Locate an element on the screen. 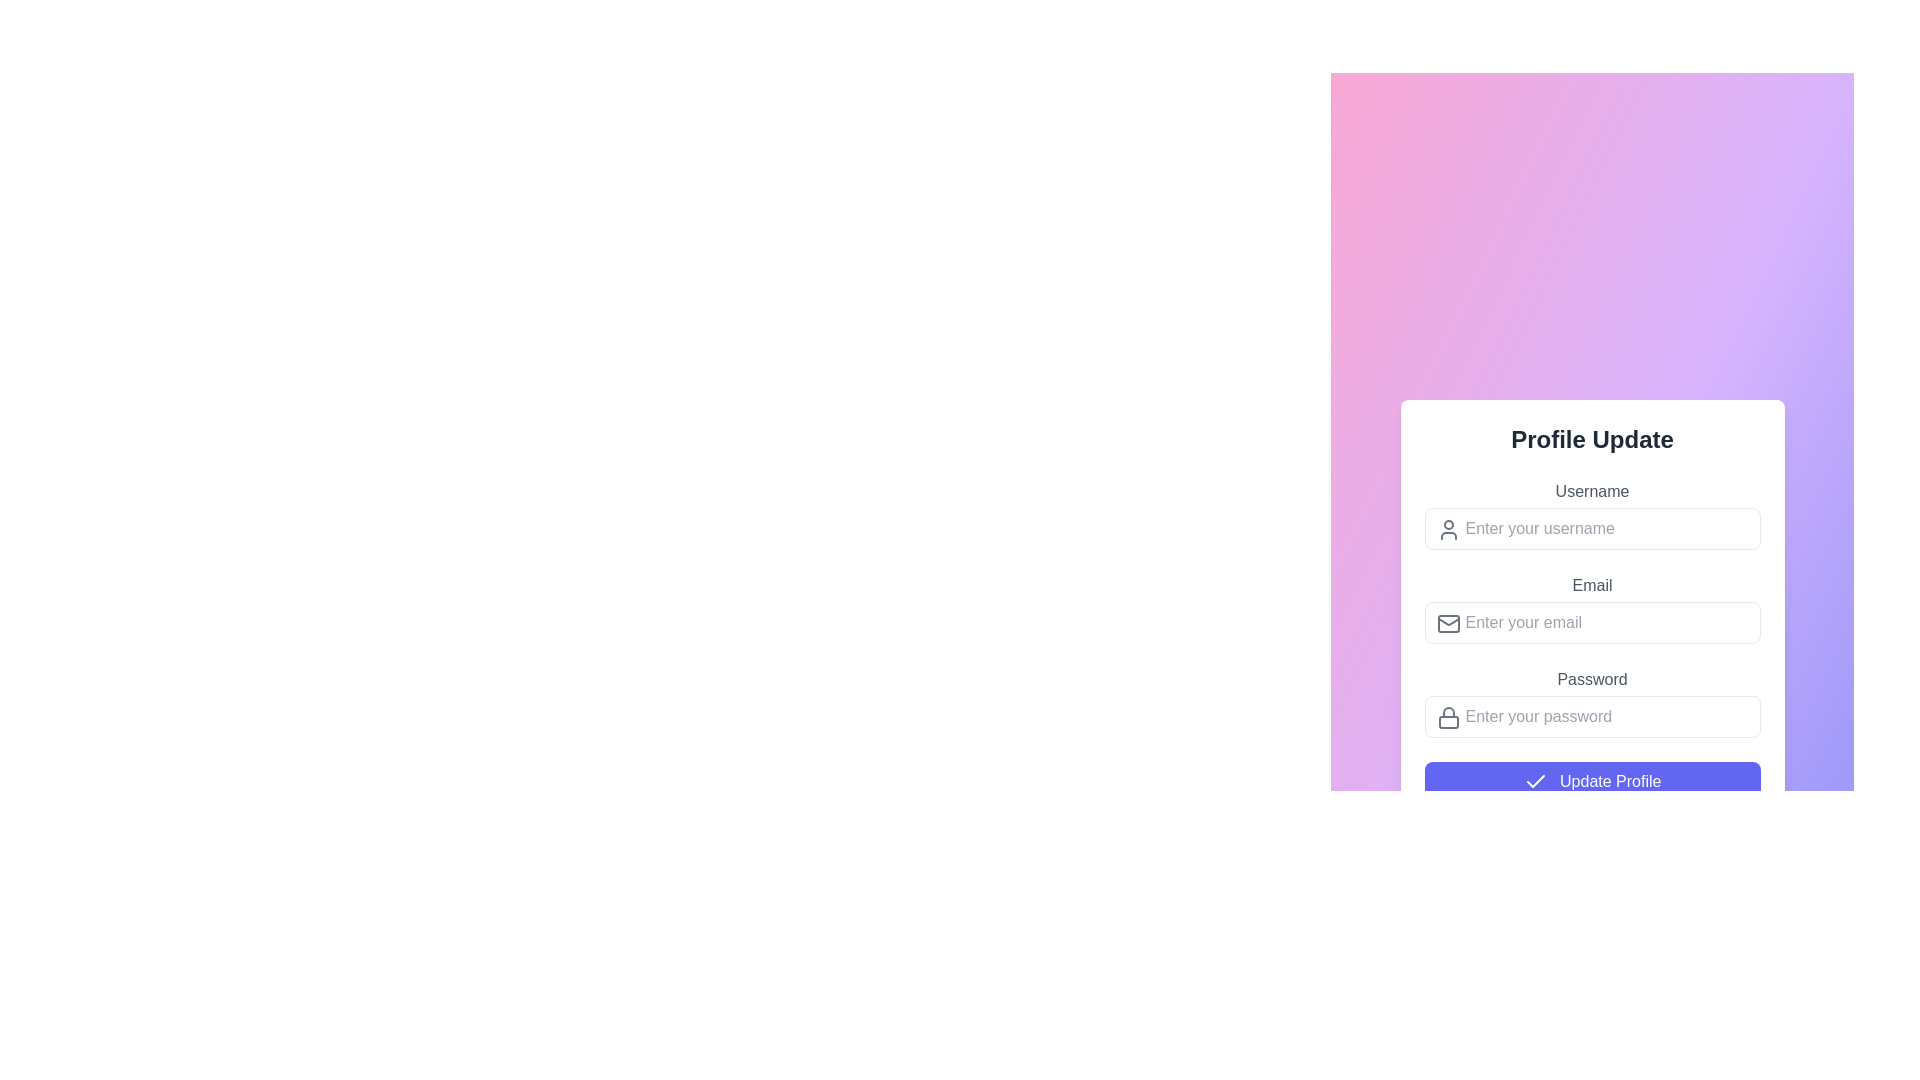  the 'Email' label, which is styled with a gray tone and positioned above the email input field in the form layout is located at coordinates (1591, 585).